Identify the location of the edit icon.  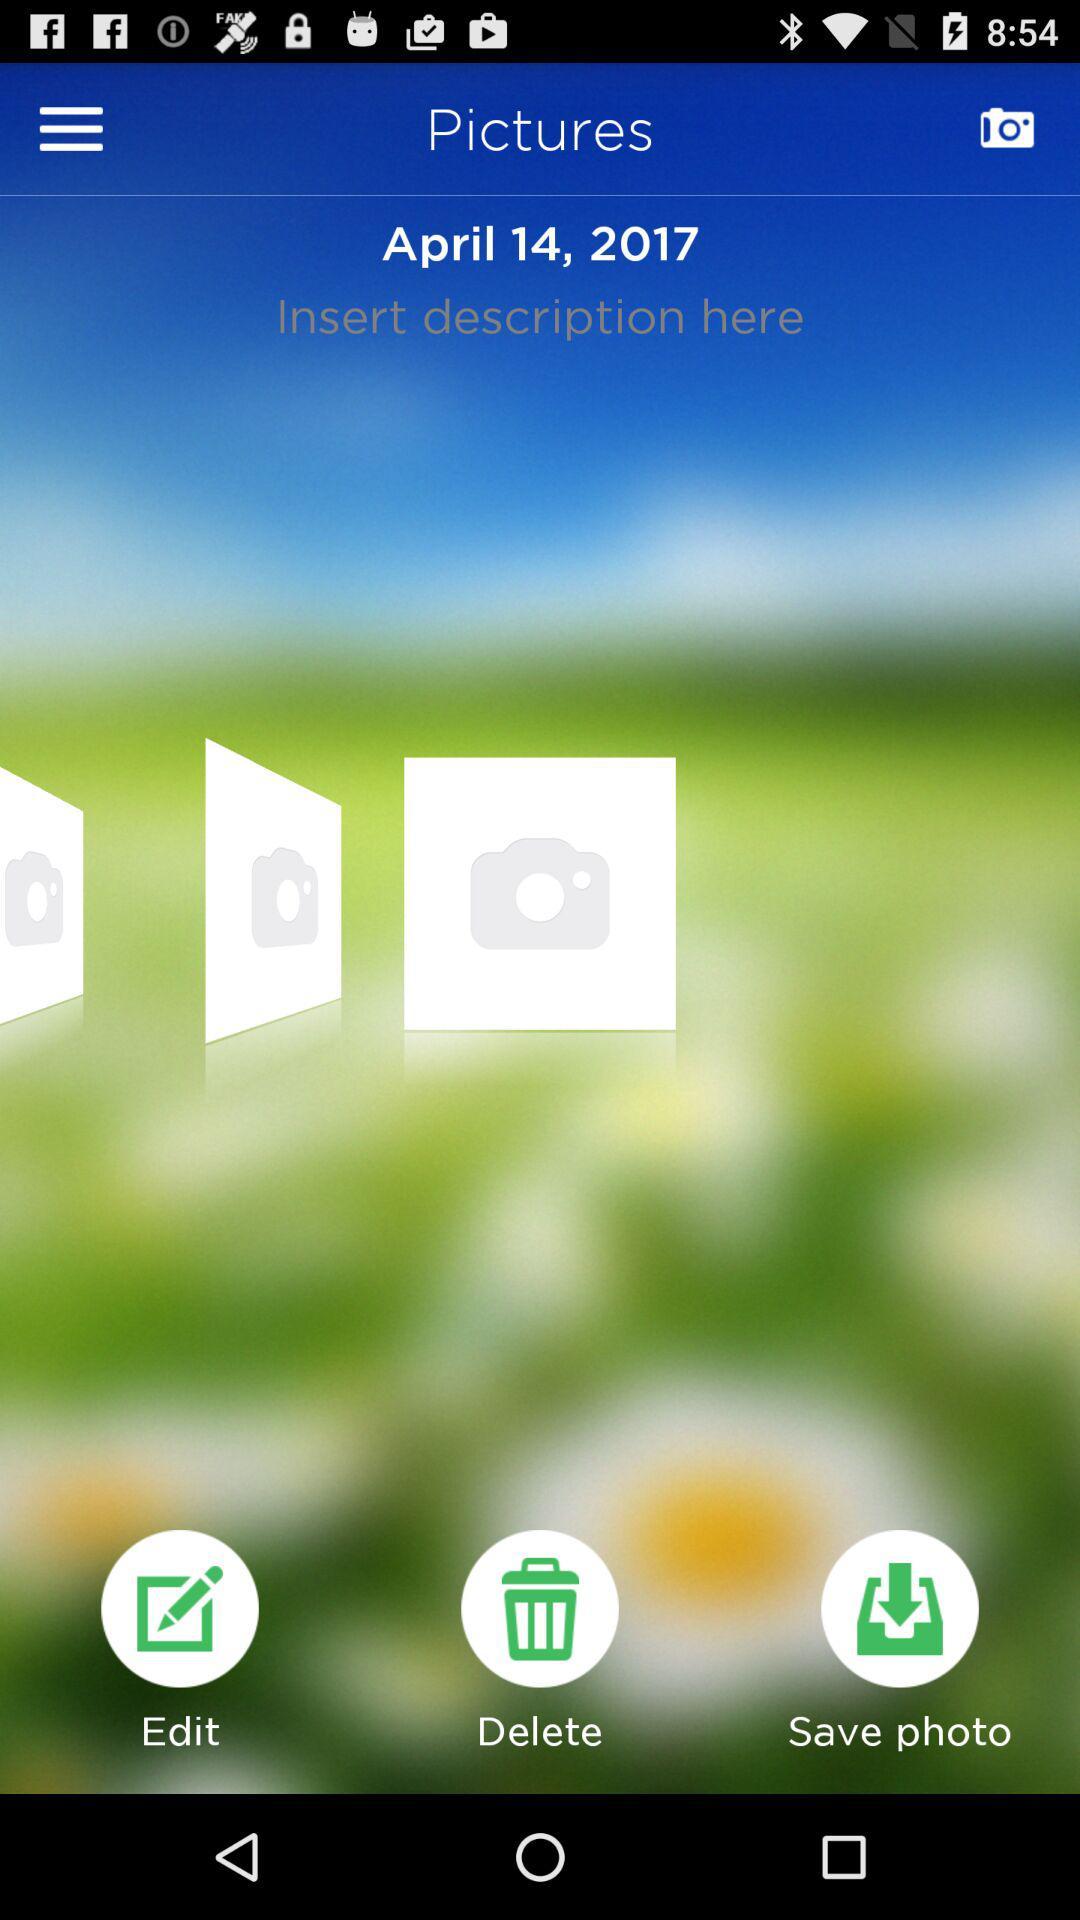
(180, 1720).